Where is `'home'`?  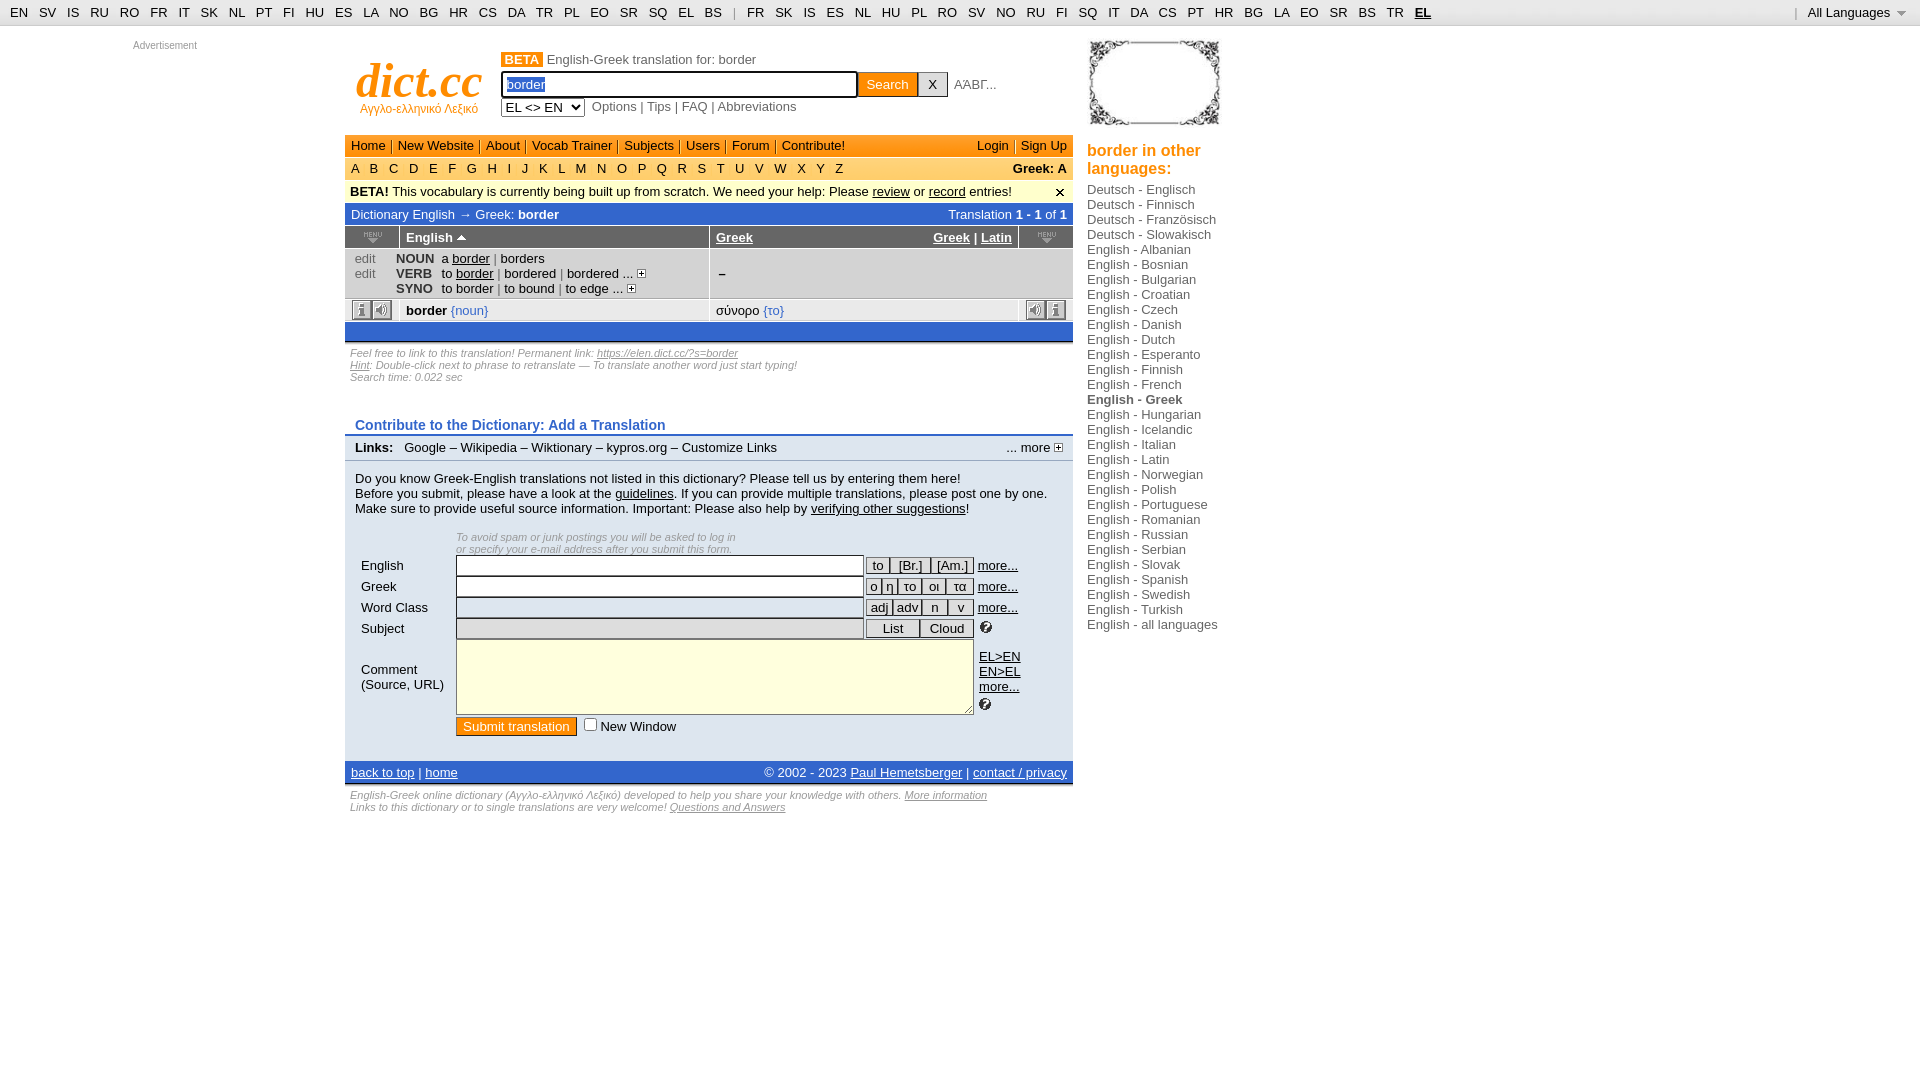 'home' is located at coordinates (424, 771).